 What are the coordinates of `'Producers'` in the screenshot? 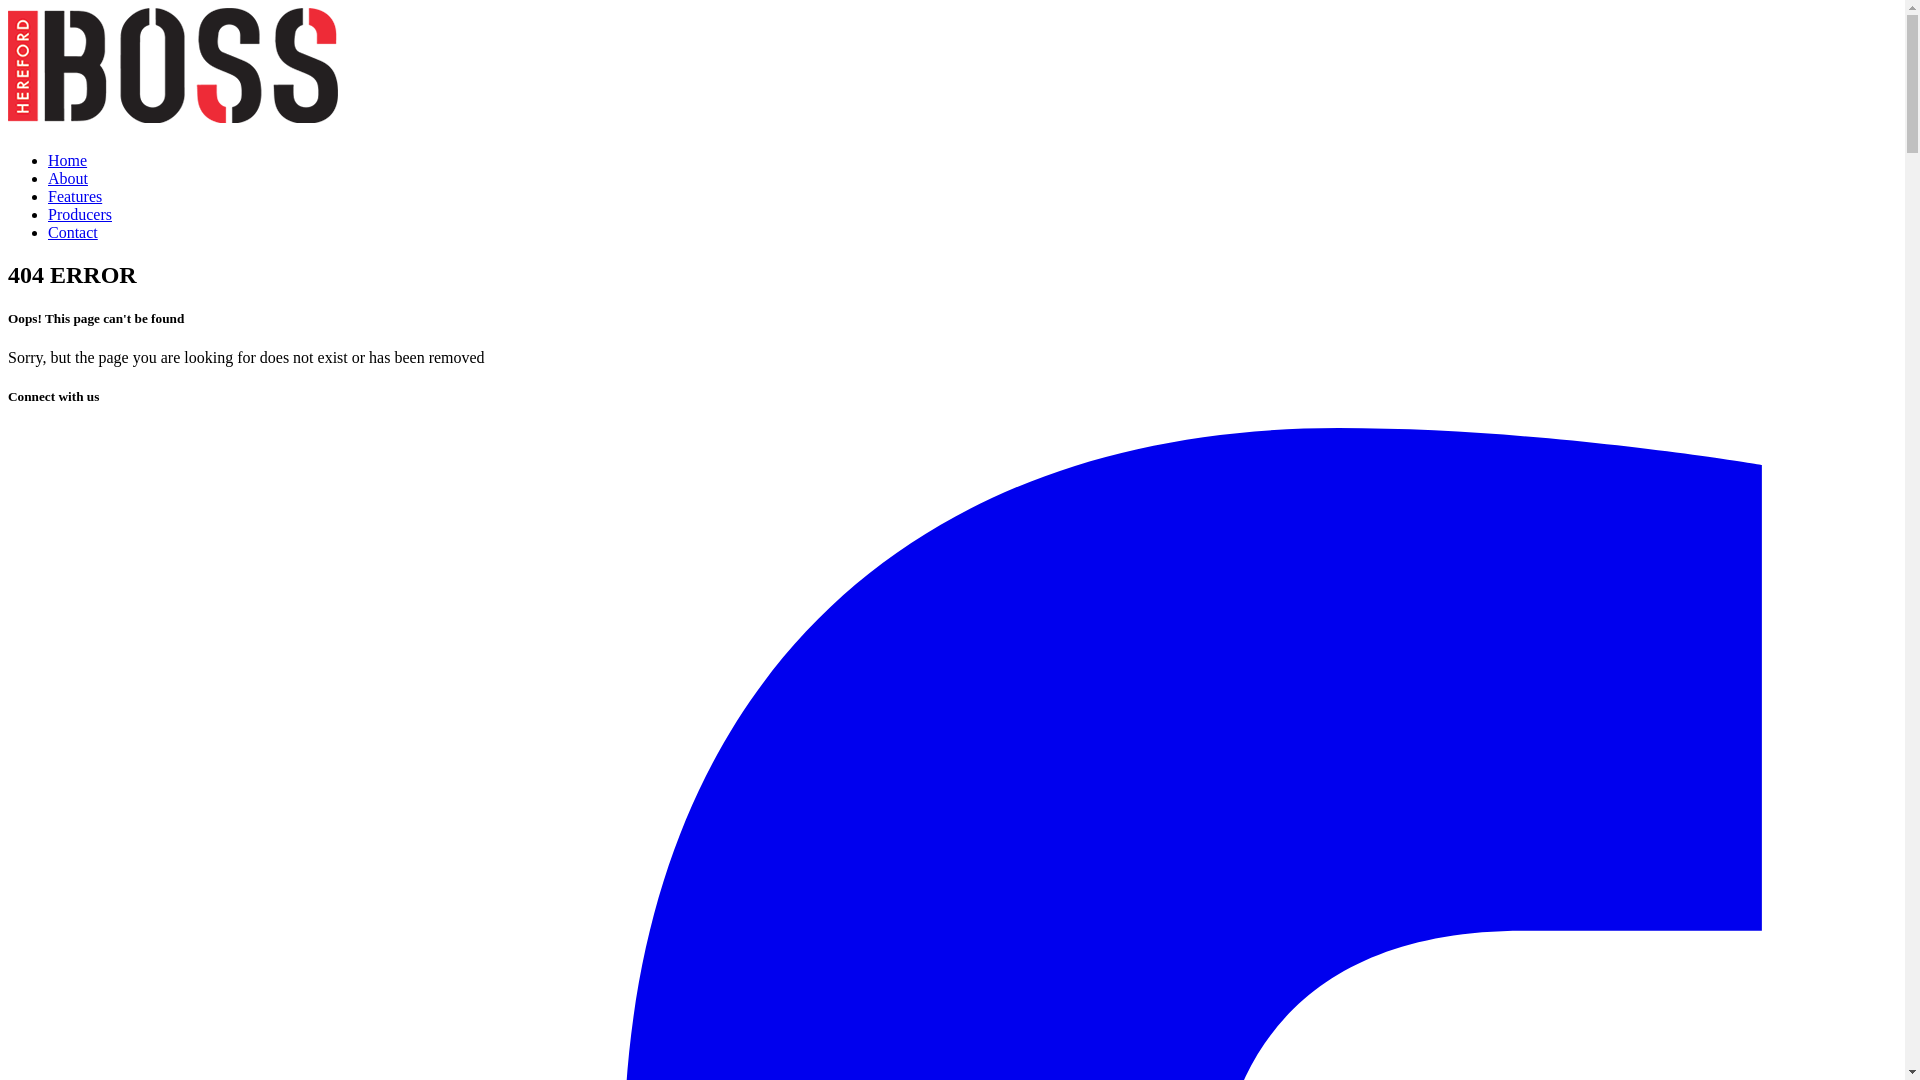 It's located at (80, 214).